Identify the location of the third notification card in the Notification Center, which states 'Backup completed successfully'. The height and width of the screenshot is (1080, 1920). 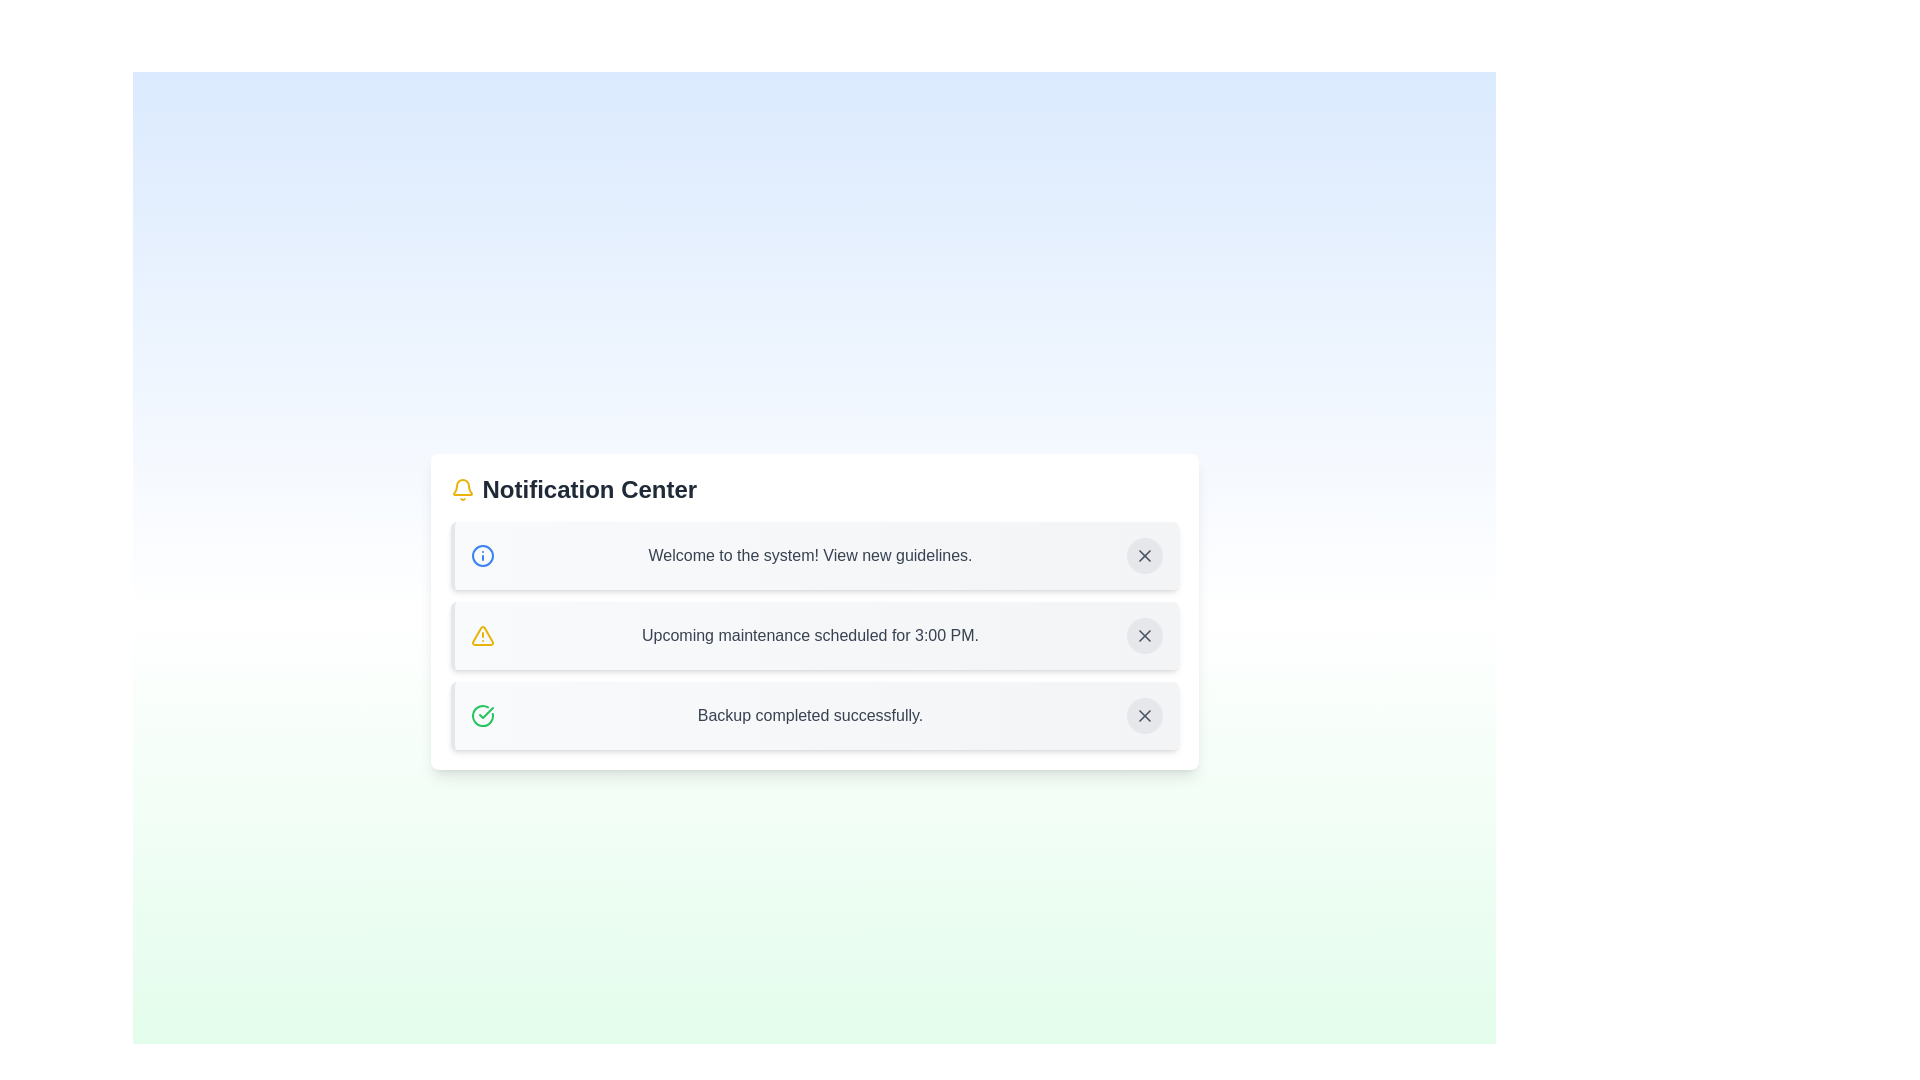
(814, 715).